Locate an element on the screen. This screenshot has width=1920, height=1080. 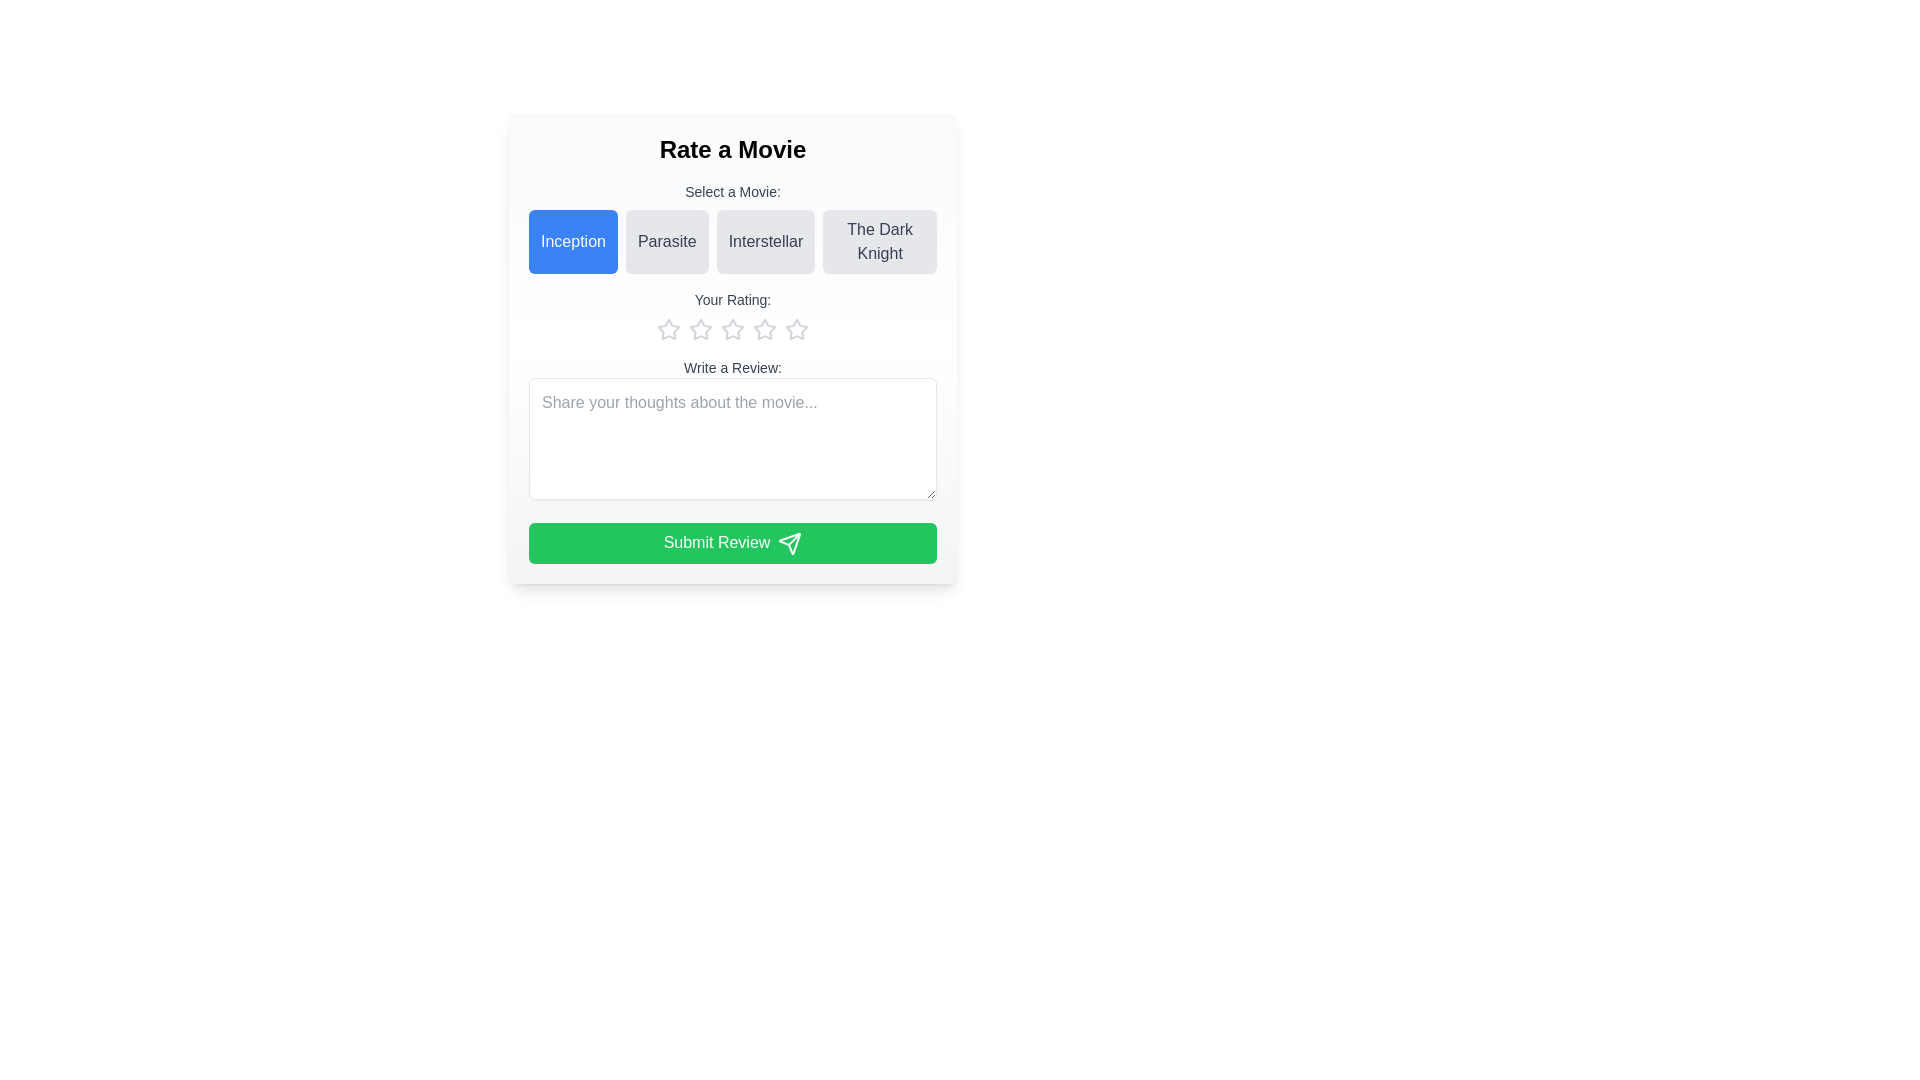
the submit review icon embedded within the 'Submit Review' button, located on the right-hand side of the button text is located at coordinates (789, 543).